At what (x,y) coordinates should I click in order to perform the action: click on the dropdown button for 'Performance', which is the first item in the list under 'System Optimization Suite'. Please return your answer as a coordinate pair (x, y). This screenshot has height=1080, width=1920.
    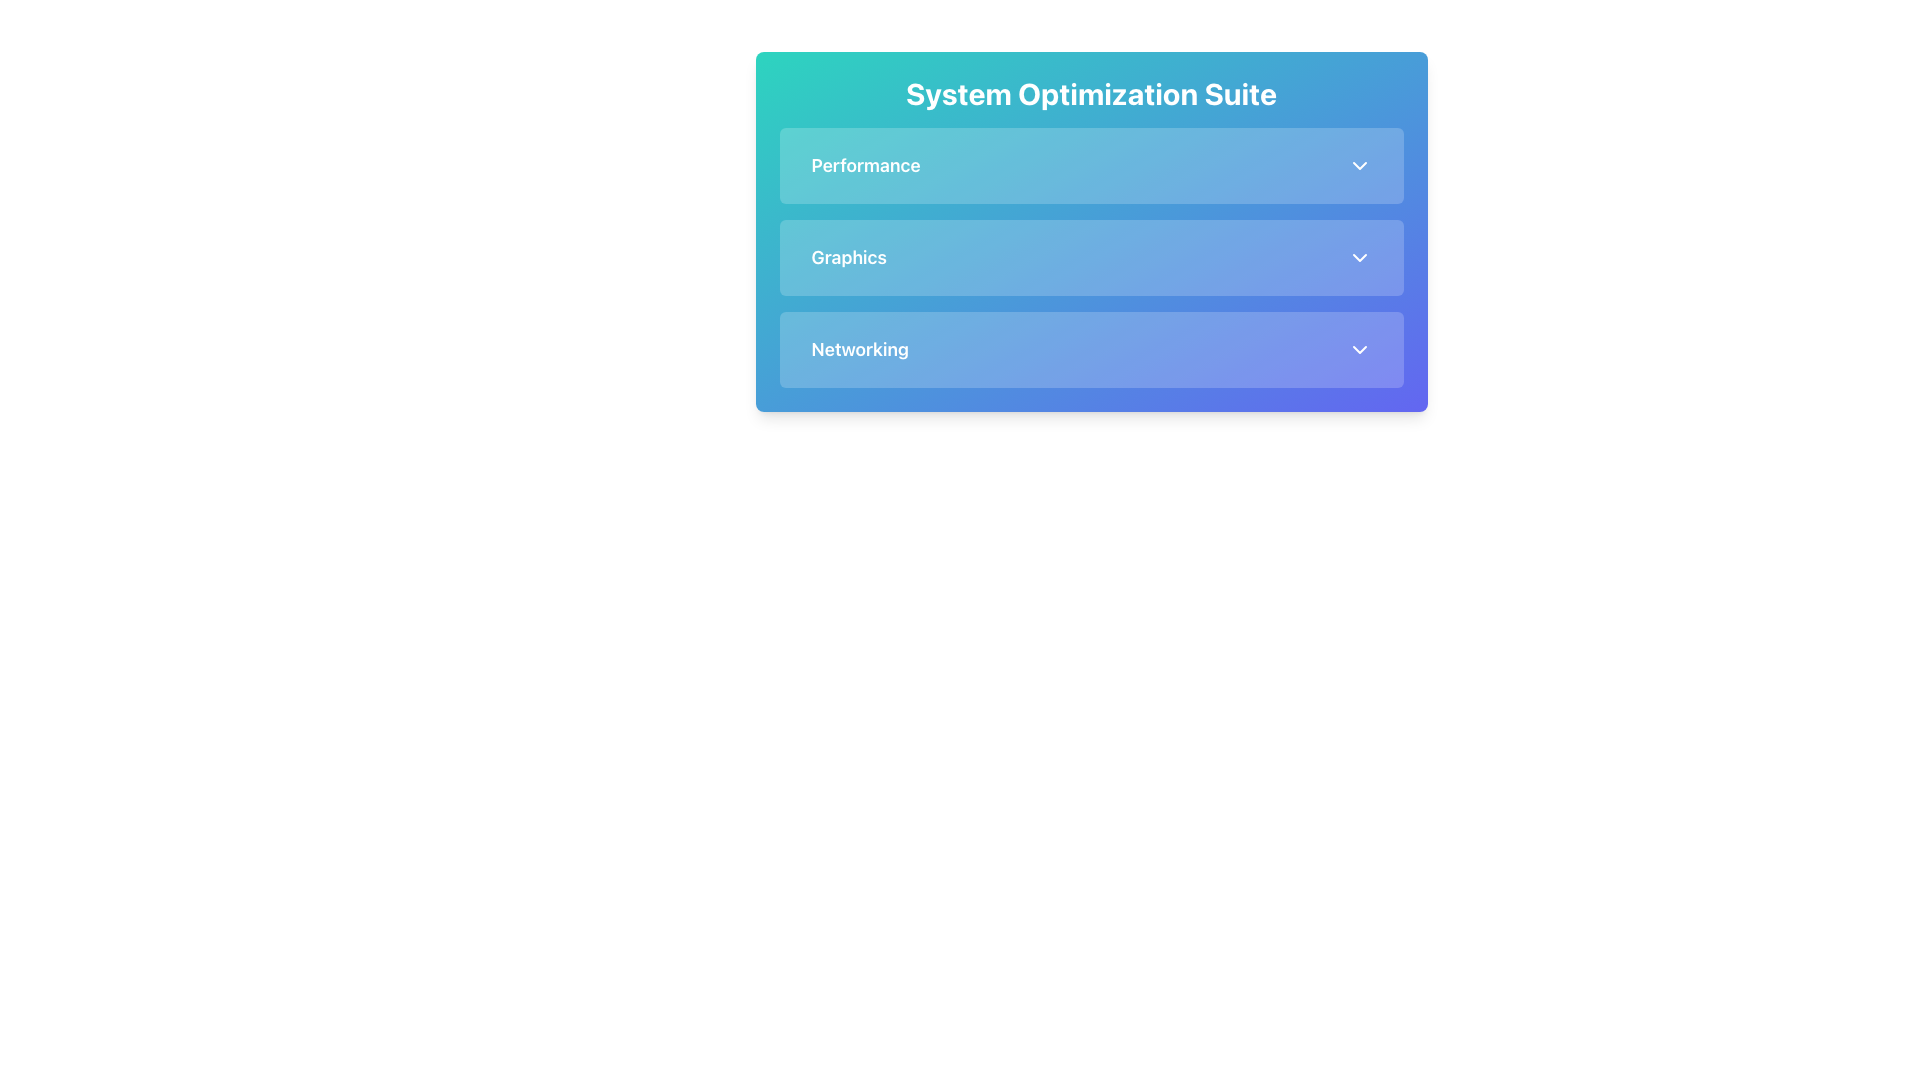
    Looking at the image, I should click on (1090, 164).